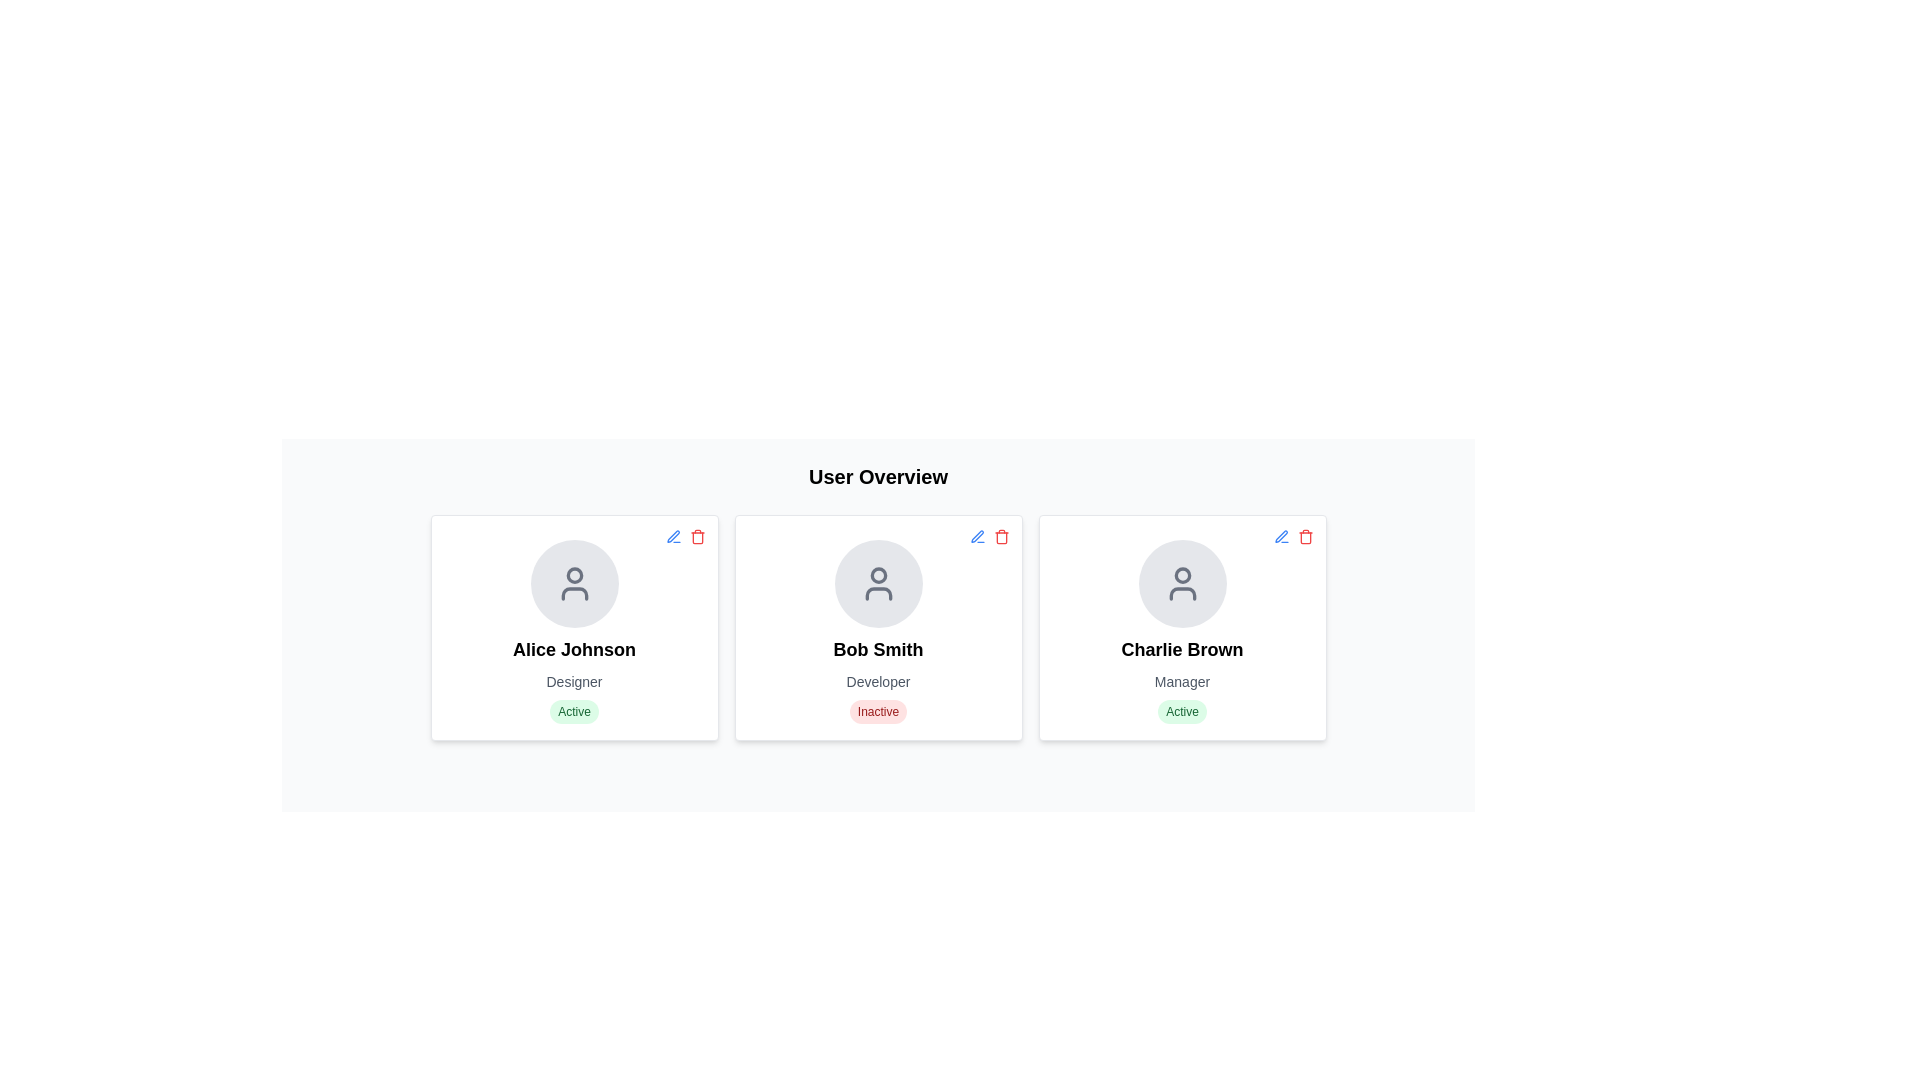 The image size is (1920, 1080). What do you see at coordinates (878, 681) in the screenshot?
I see `the occupation descriptor text element located beneath the name 'Bob Smith' and above the 'Inactive' indicator` at bounding box center [878, 681].